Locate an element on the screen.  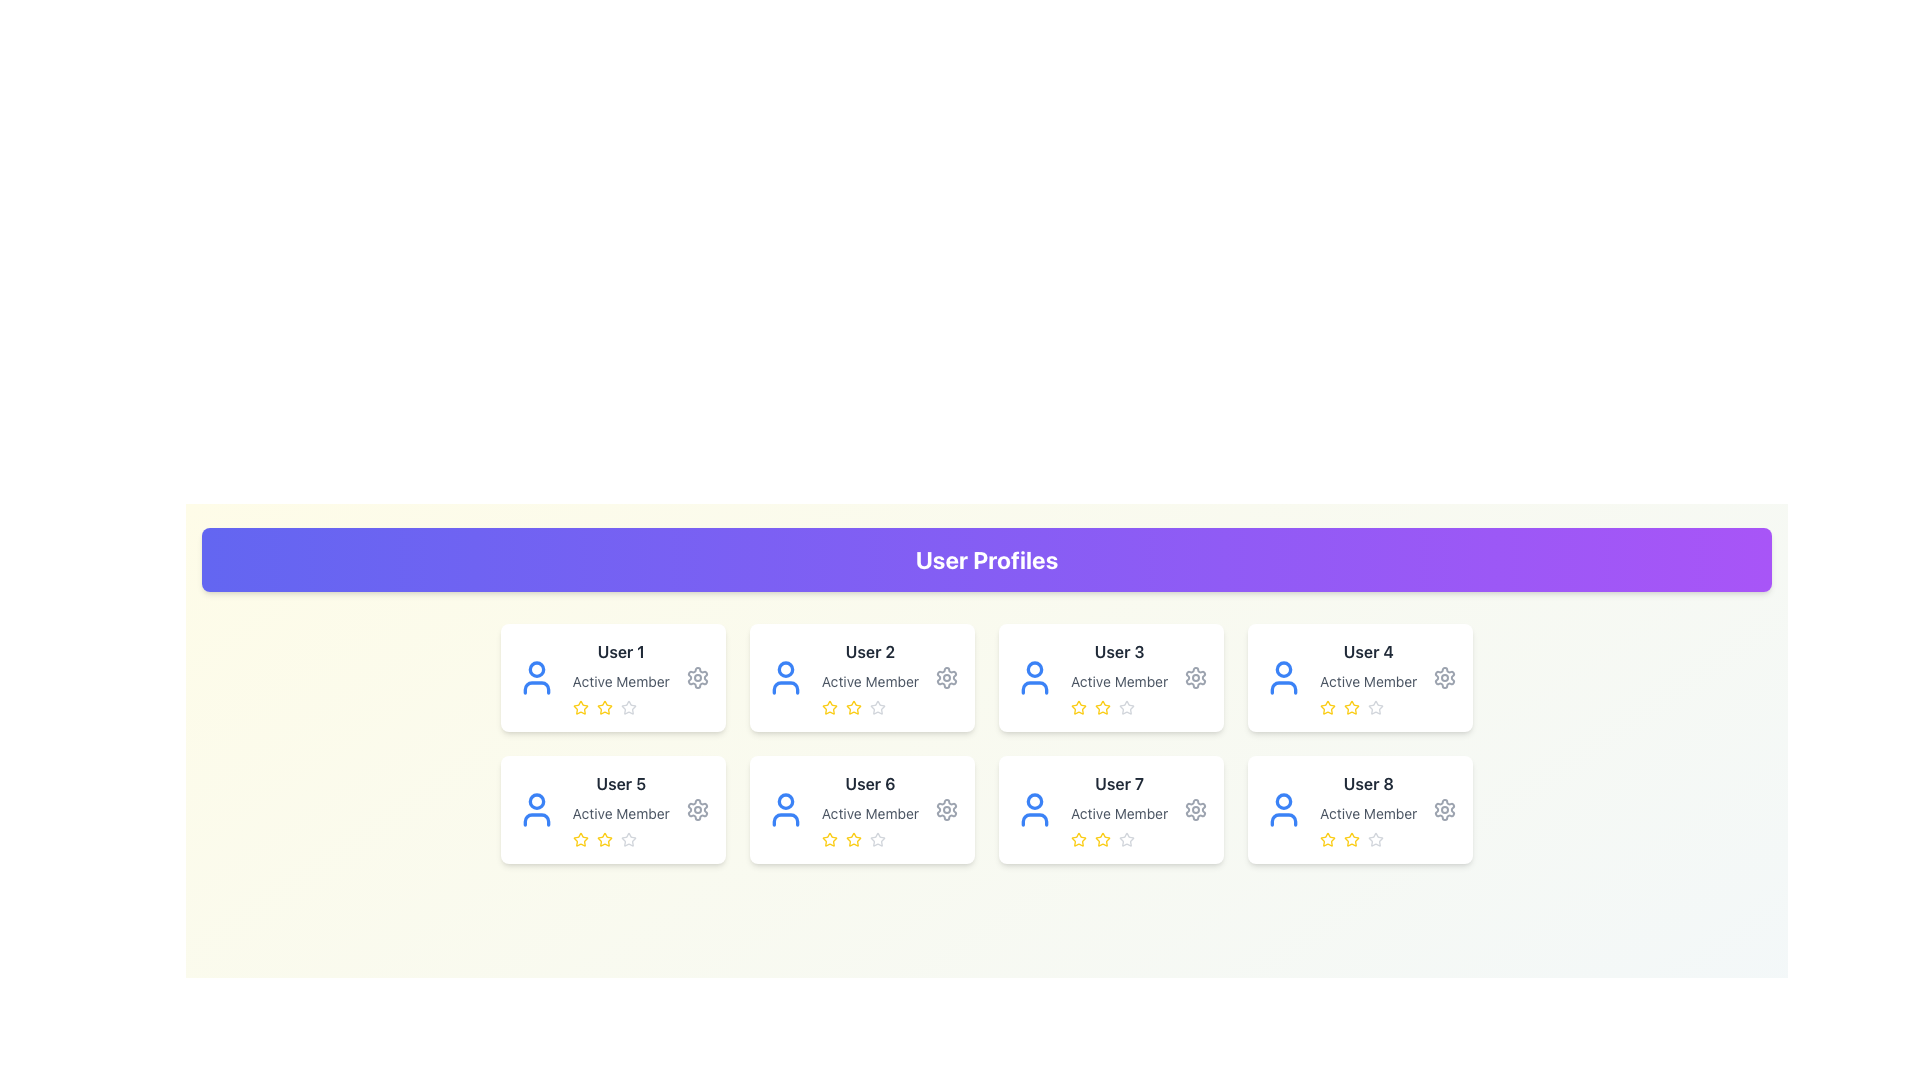
the text label displaying 'User Profiles' in bold, large white font, which is centered at the top of the interface above user cards is located at coordinates (987, 559).